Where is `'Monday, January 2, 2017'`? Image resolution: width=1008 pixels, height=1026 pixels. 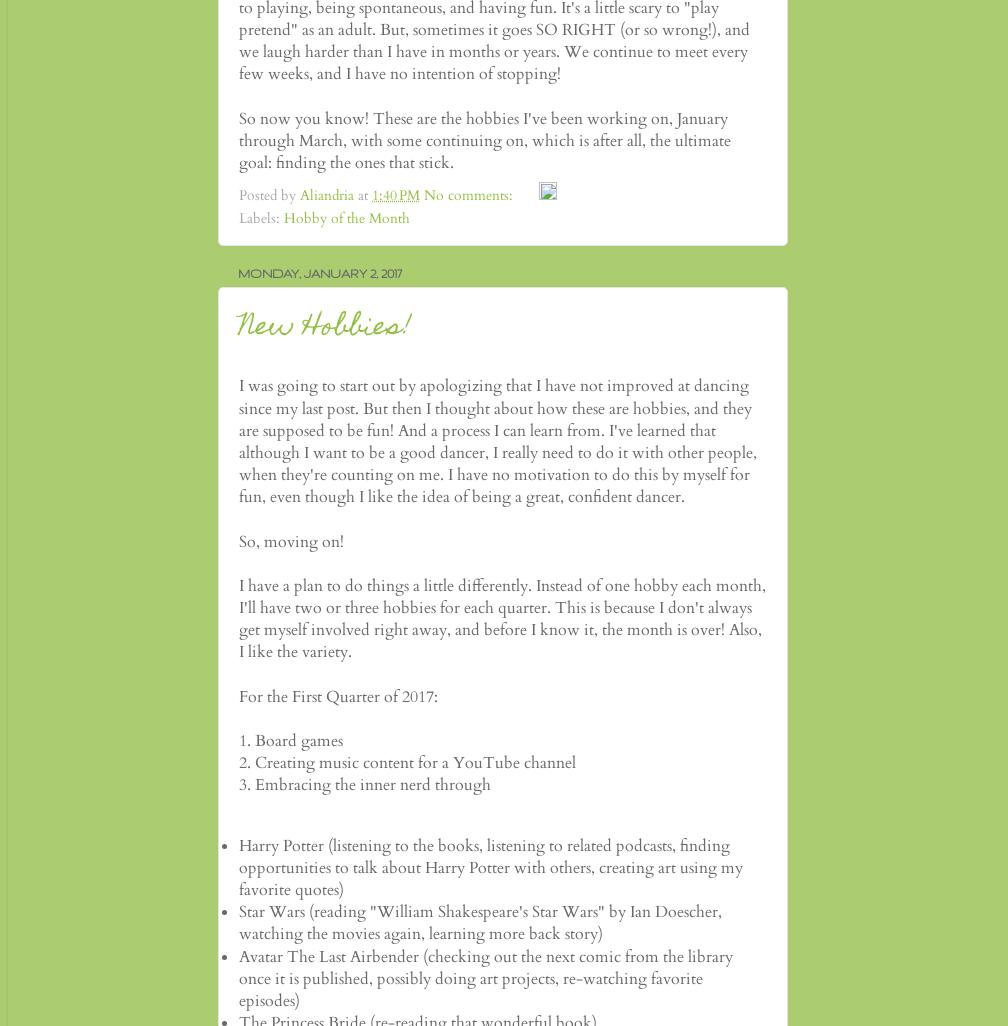
'Monday, January 2, 2017' is located at coordinates (320, 270).